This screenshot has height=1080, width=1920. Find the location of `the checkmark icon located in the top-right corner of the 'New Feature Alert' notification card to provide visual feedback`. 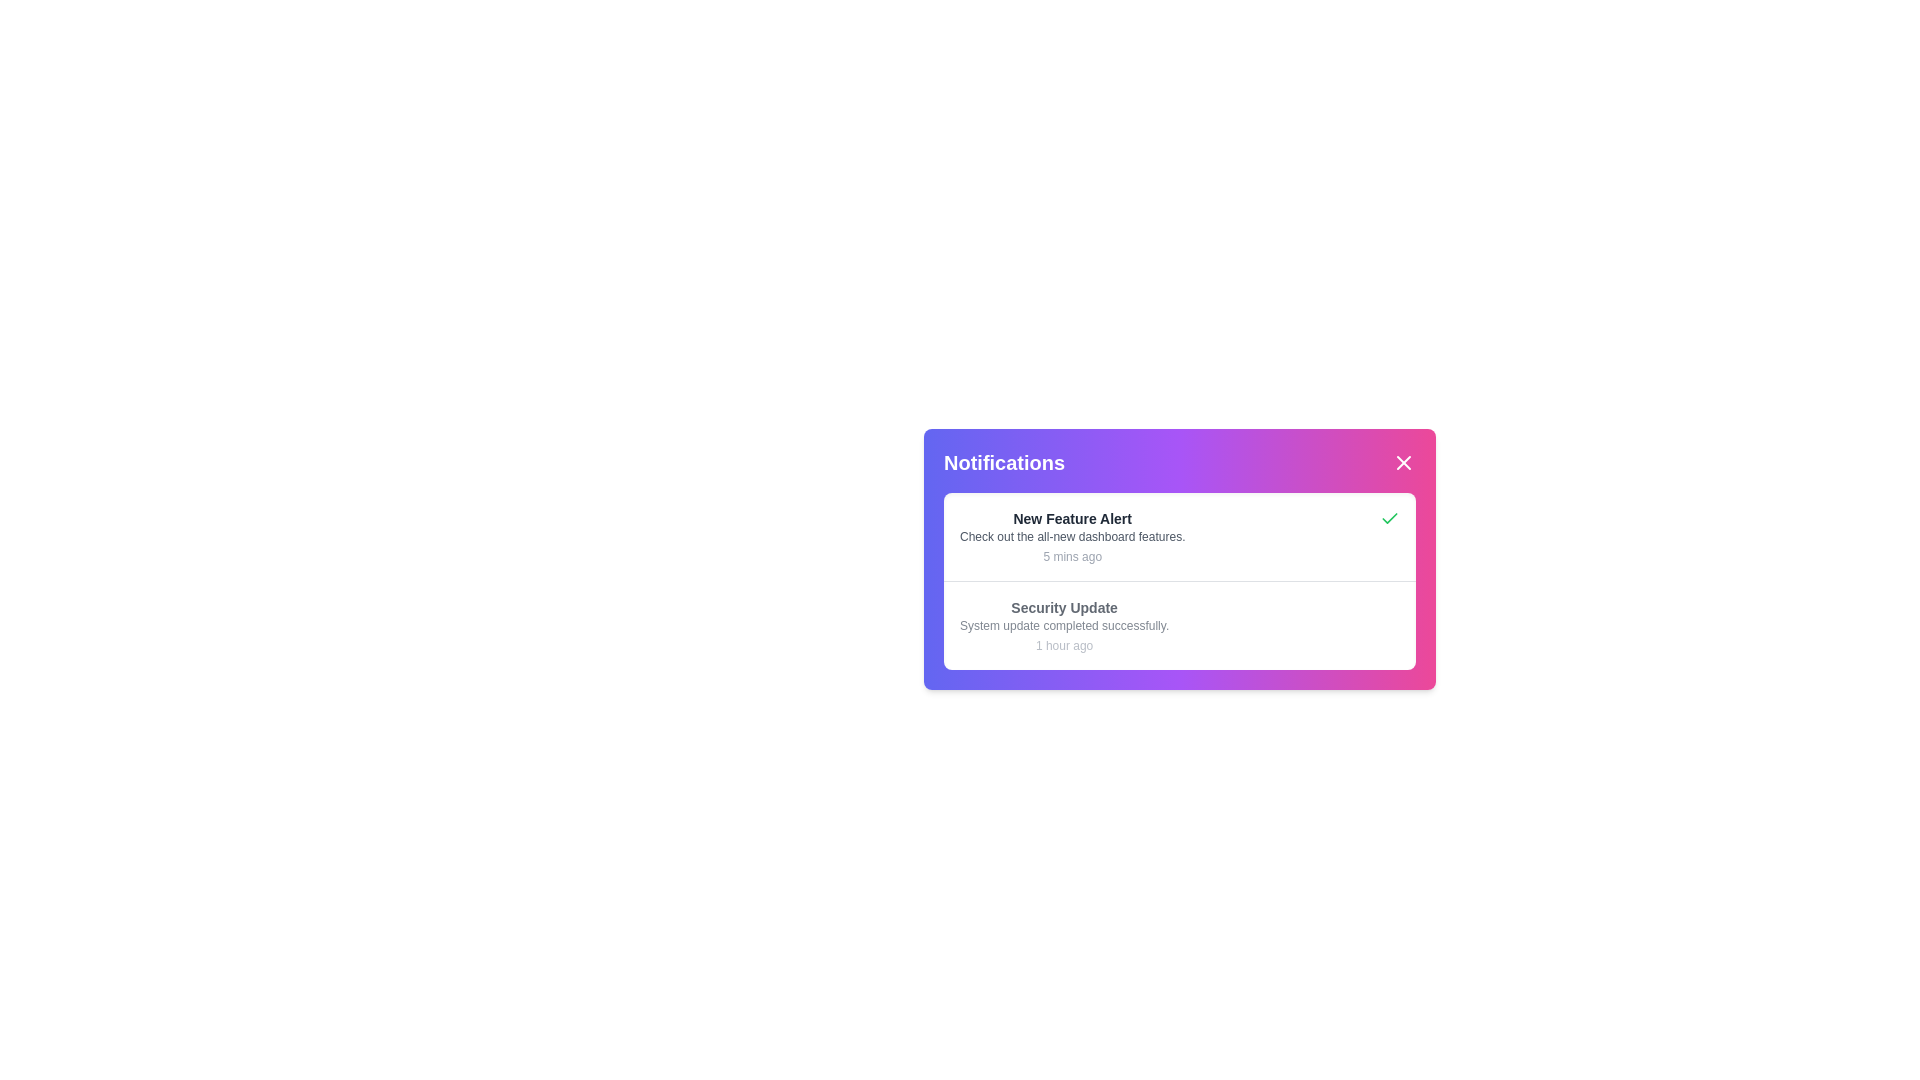

the checkmark icon located in the top-right corner of the 'New Feature Alert' notification card to provide visual feedback is located at coordinates (1389, 518).